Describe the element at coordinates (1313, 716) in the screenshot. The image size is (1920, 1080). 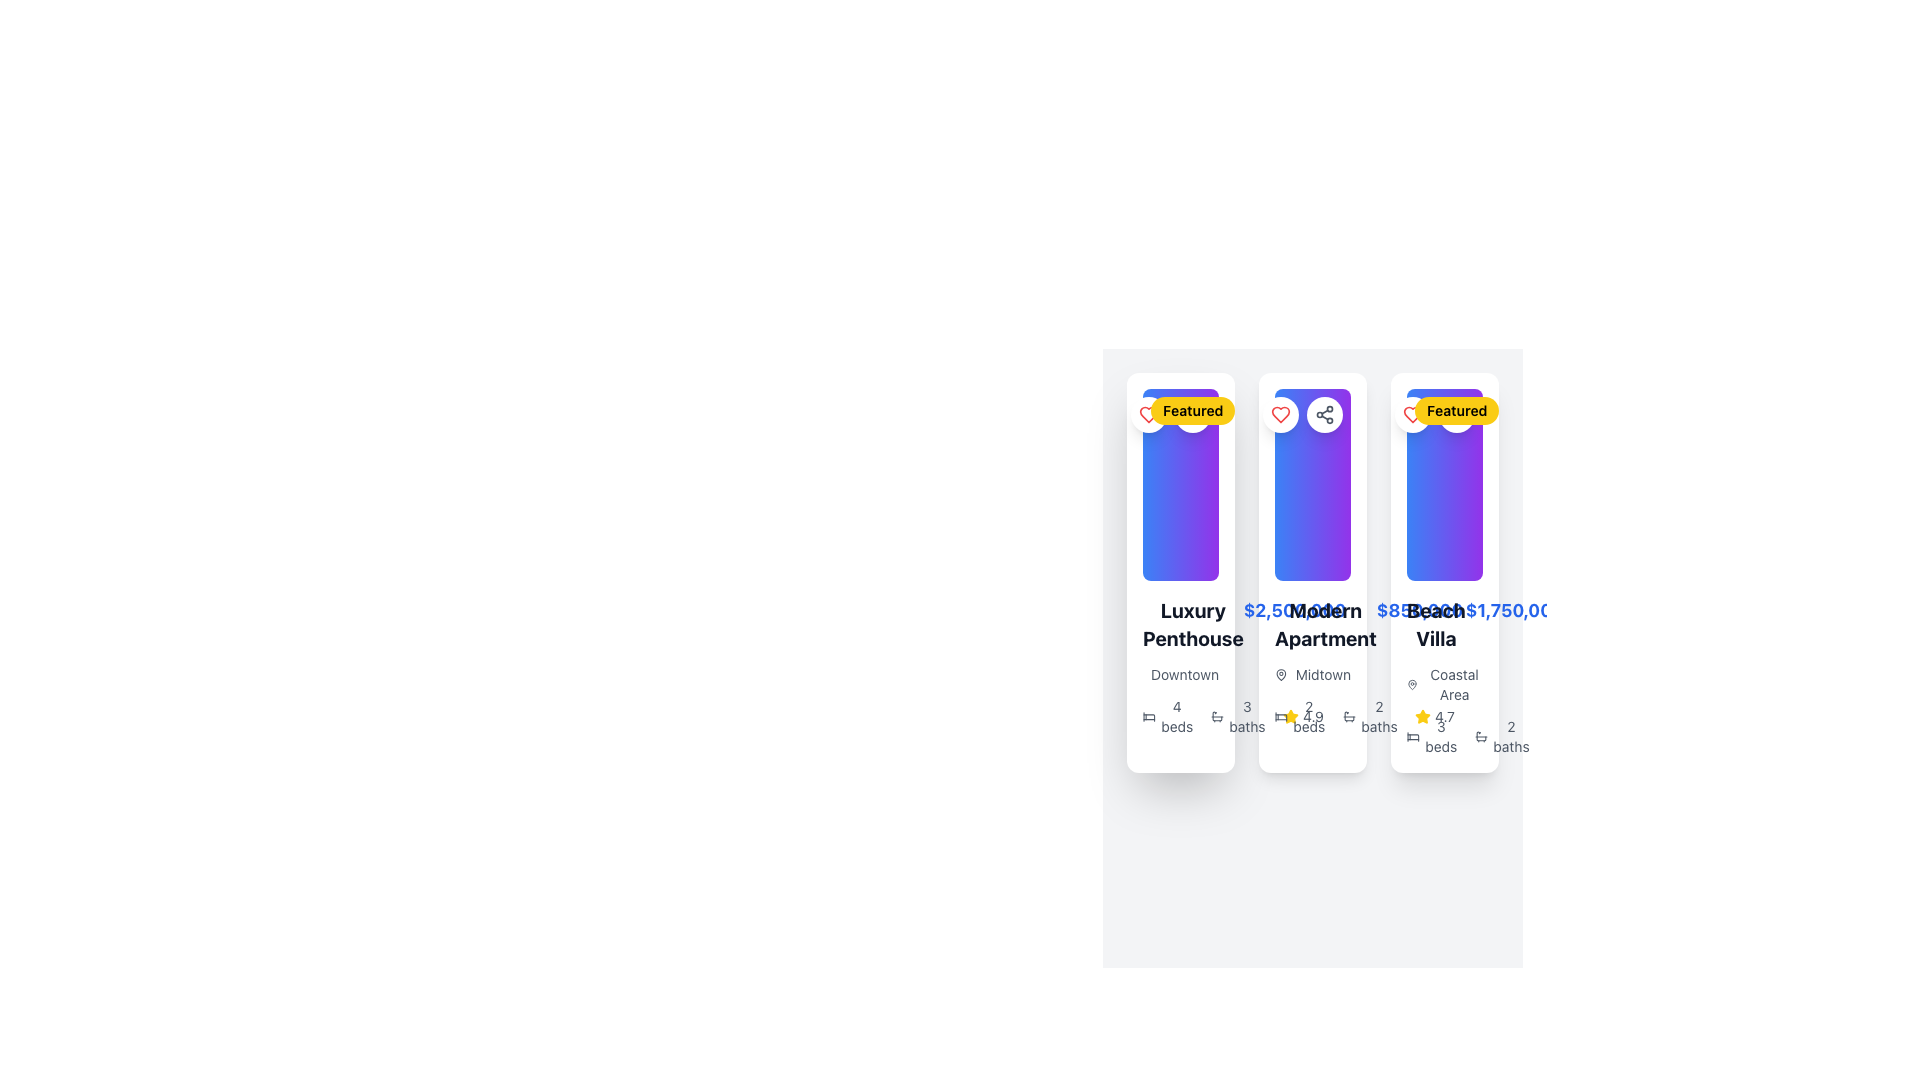
I see `rating value from the Text label that represents the rating of the 'Beach Villa' property, located to the right of the yellow star icon in the third card's layout` at that location.